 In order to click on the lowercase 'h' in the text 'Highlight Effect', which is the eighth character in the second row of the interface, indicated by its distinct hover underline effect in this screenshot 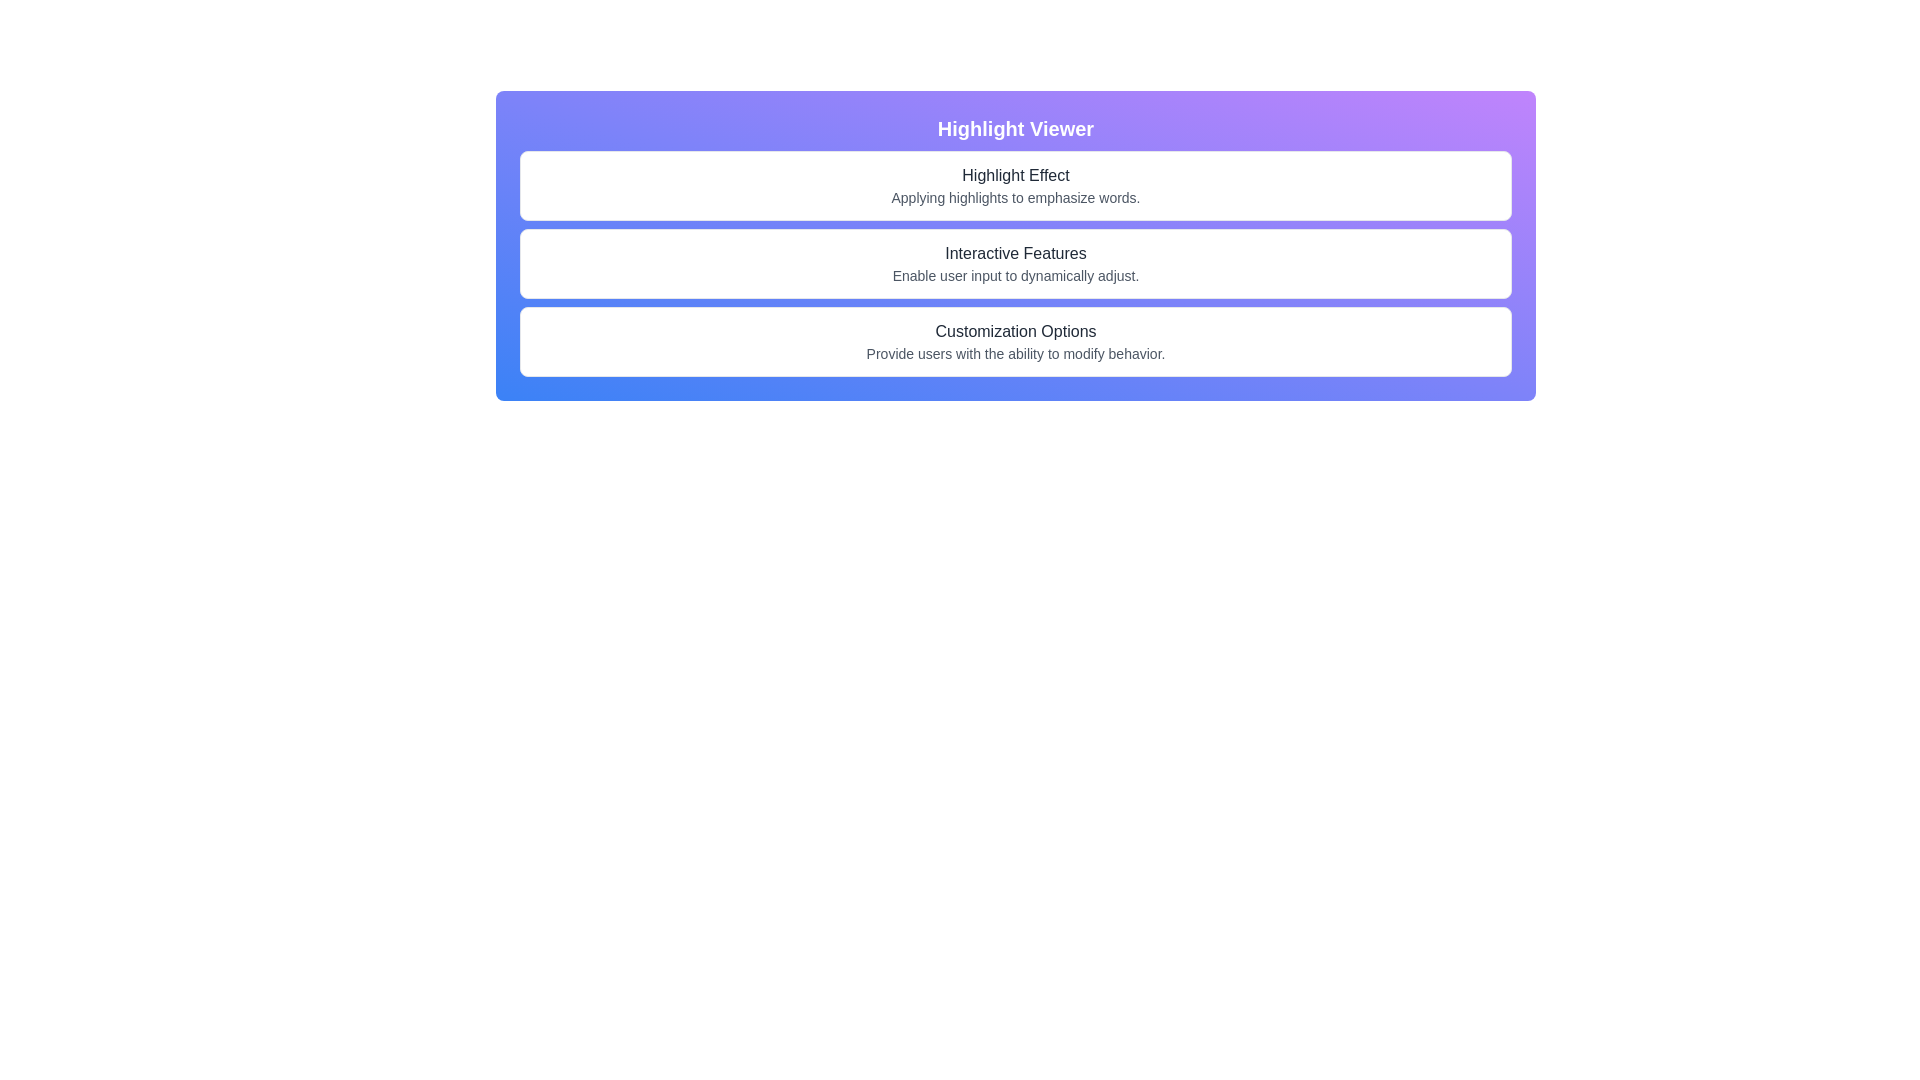, I will do `click(1015, 174)`.